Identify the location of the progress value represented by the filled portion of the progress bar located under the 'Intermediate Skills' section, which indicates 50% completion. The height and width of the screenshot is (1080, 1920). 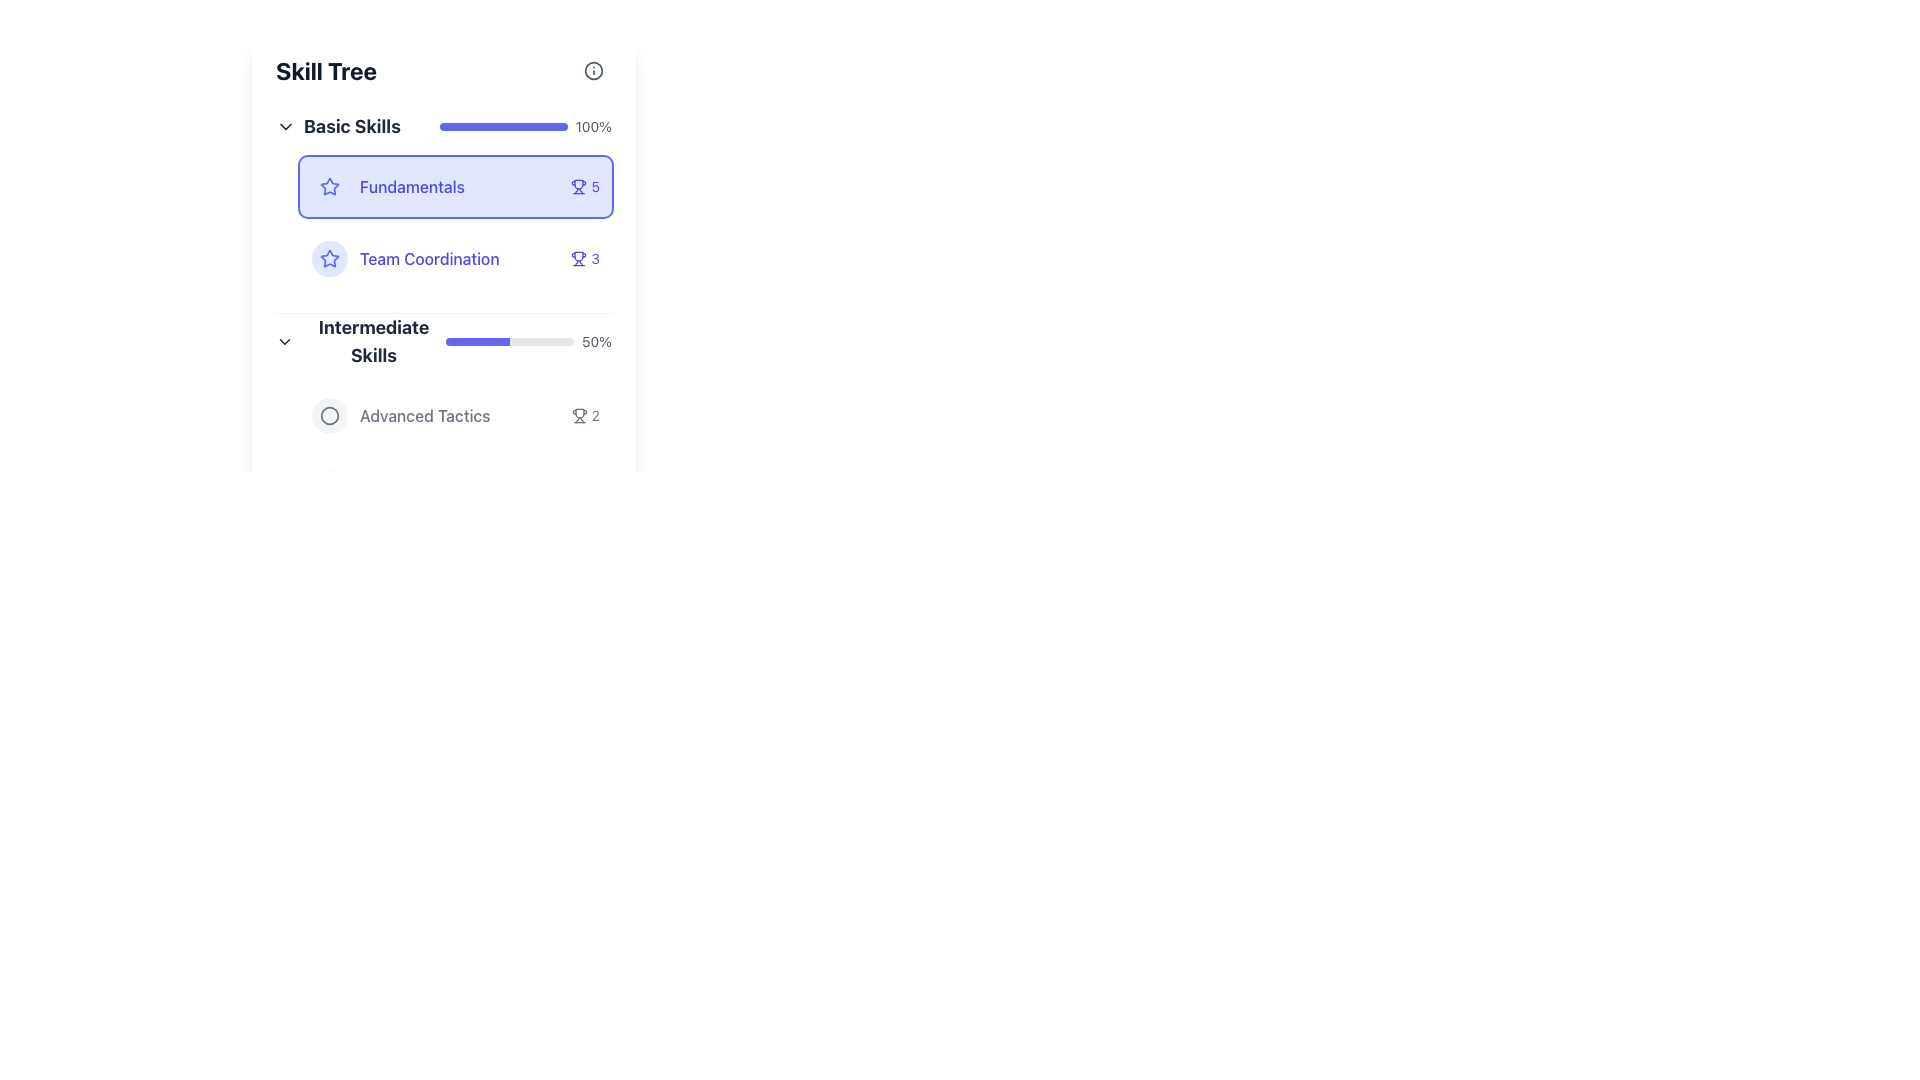
(477, 341).